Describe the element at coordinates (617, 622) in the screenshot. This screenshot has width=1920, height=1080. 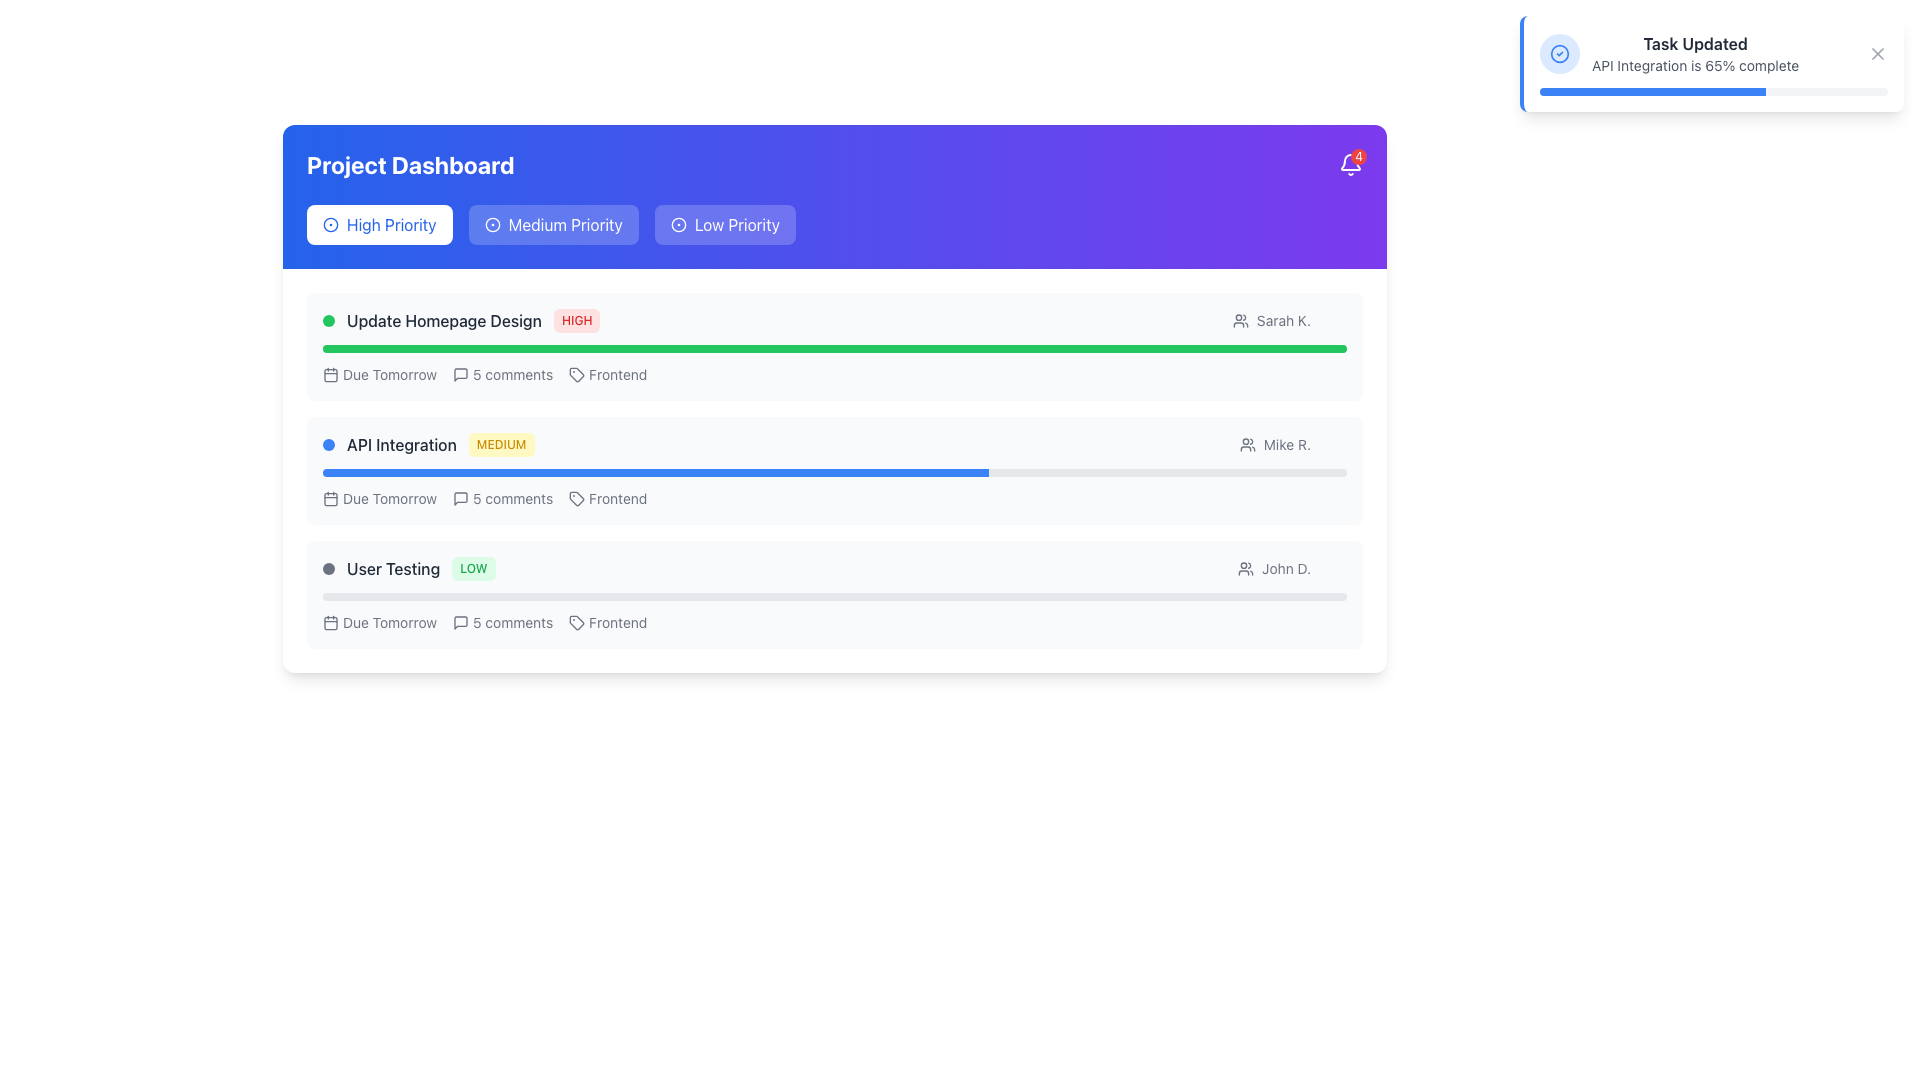
I see `text content of the label displaying 'Frontend' located in the third row under 'User Testing', which is positioned to the right of a tag-shaped icon` at that location.